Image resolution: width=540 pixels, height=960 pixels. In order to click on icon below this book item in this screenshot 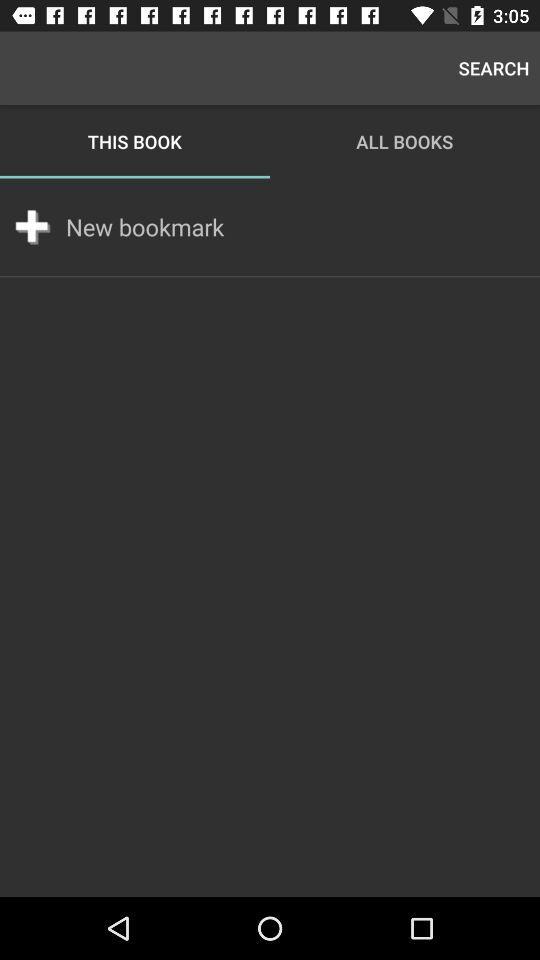, I will do `click(144, 227)`.